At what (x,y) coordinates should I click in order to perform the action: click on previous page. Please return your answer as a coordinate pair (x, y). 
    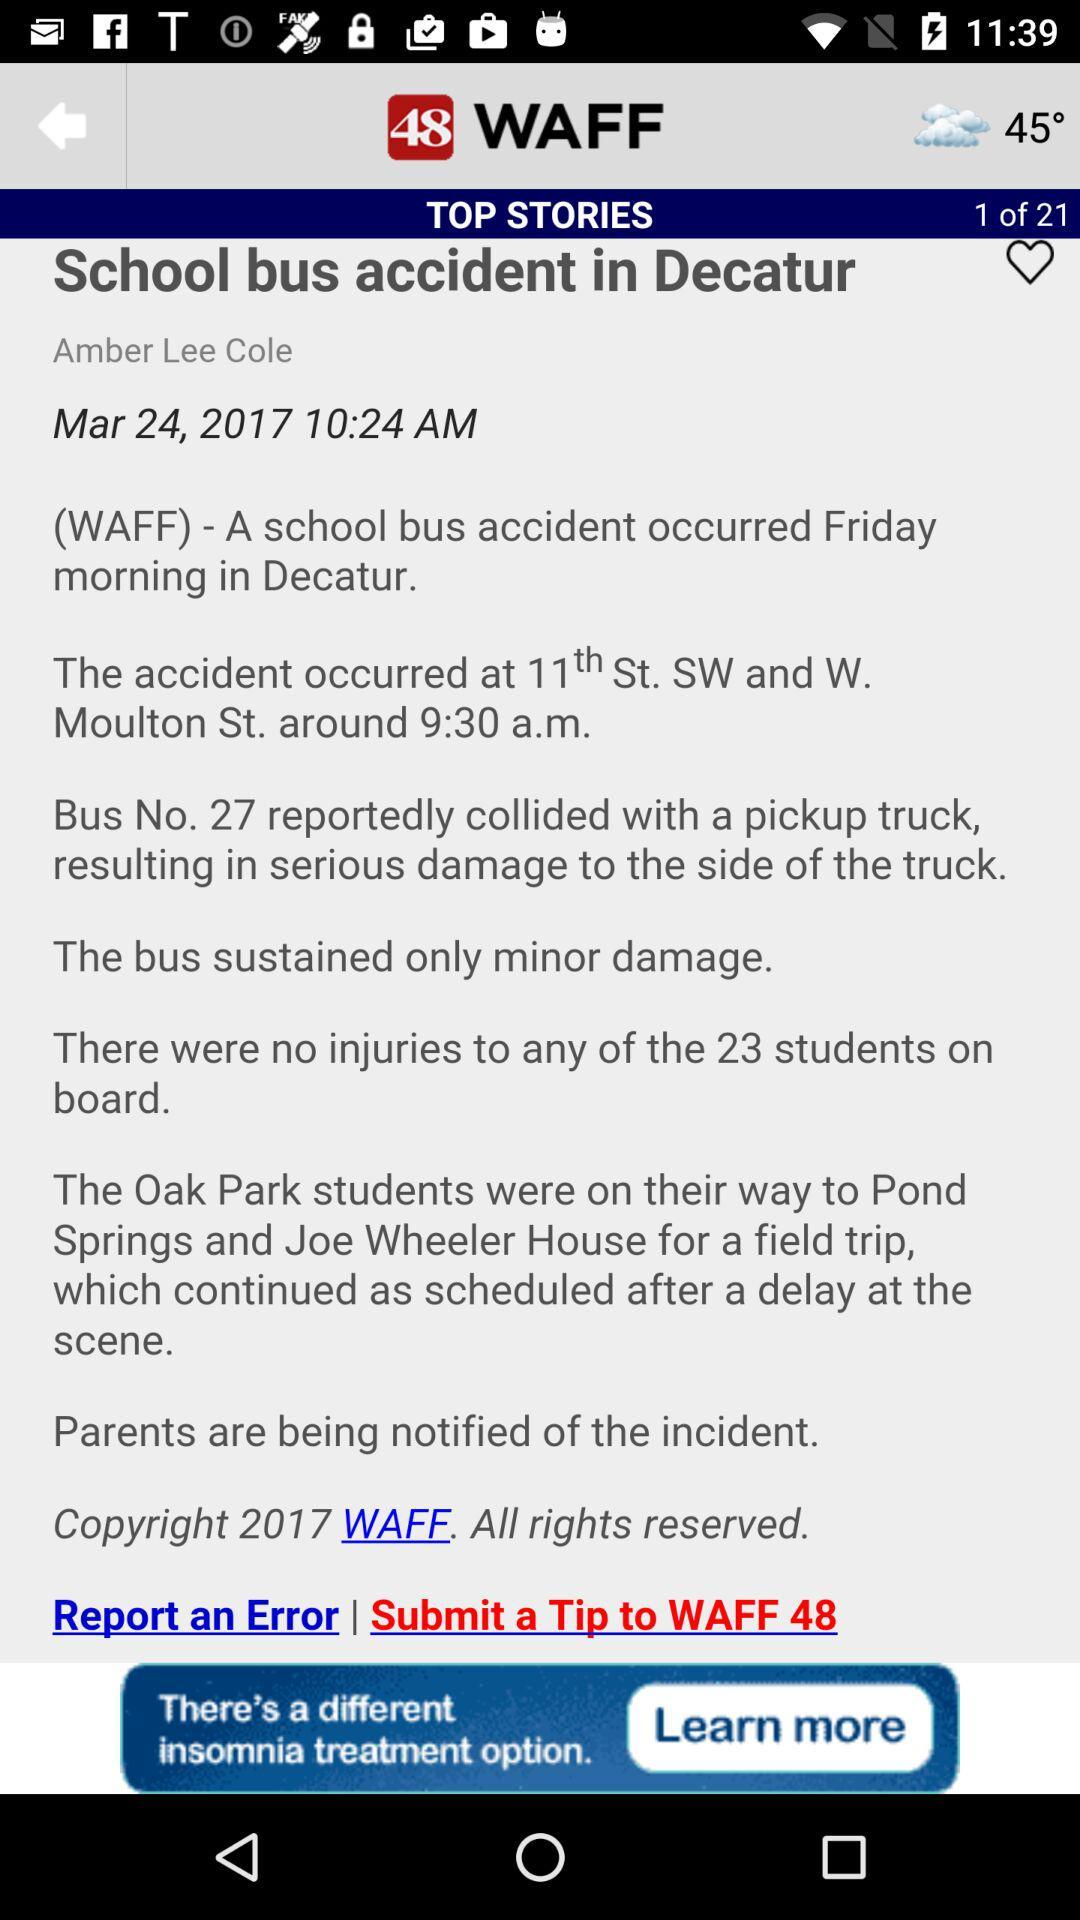
    Looking at the image, I should click on (61, 124).